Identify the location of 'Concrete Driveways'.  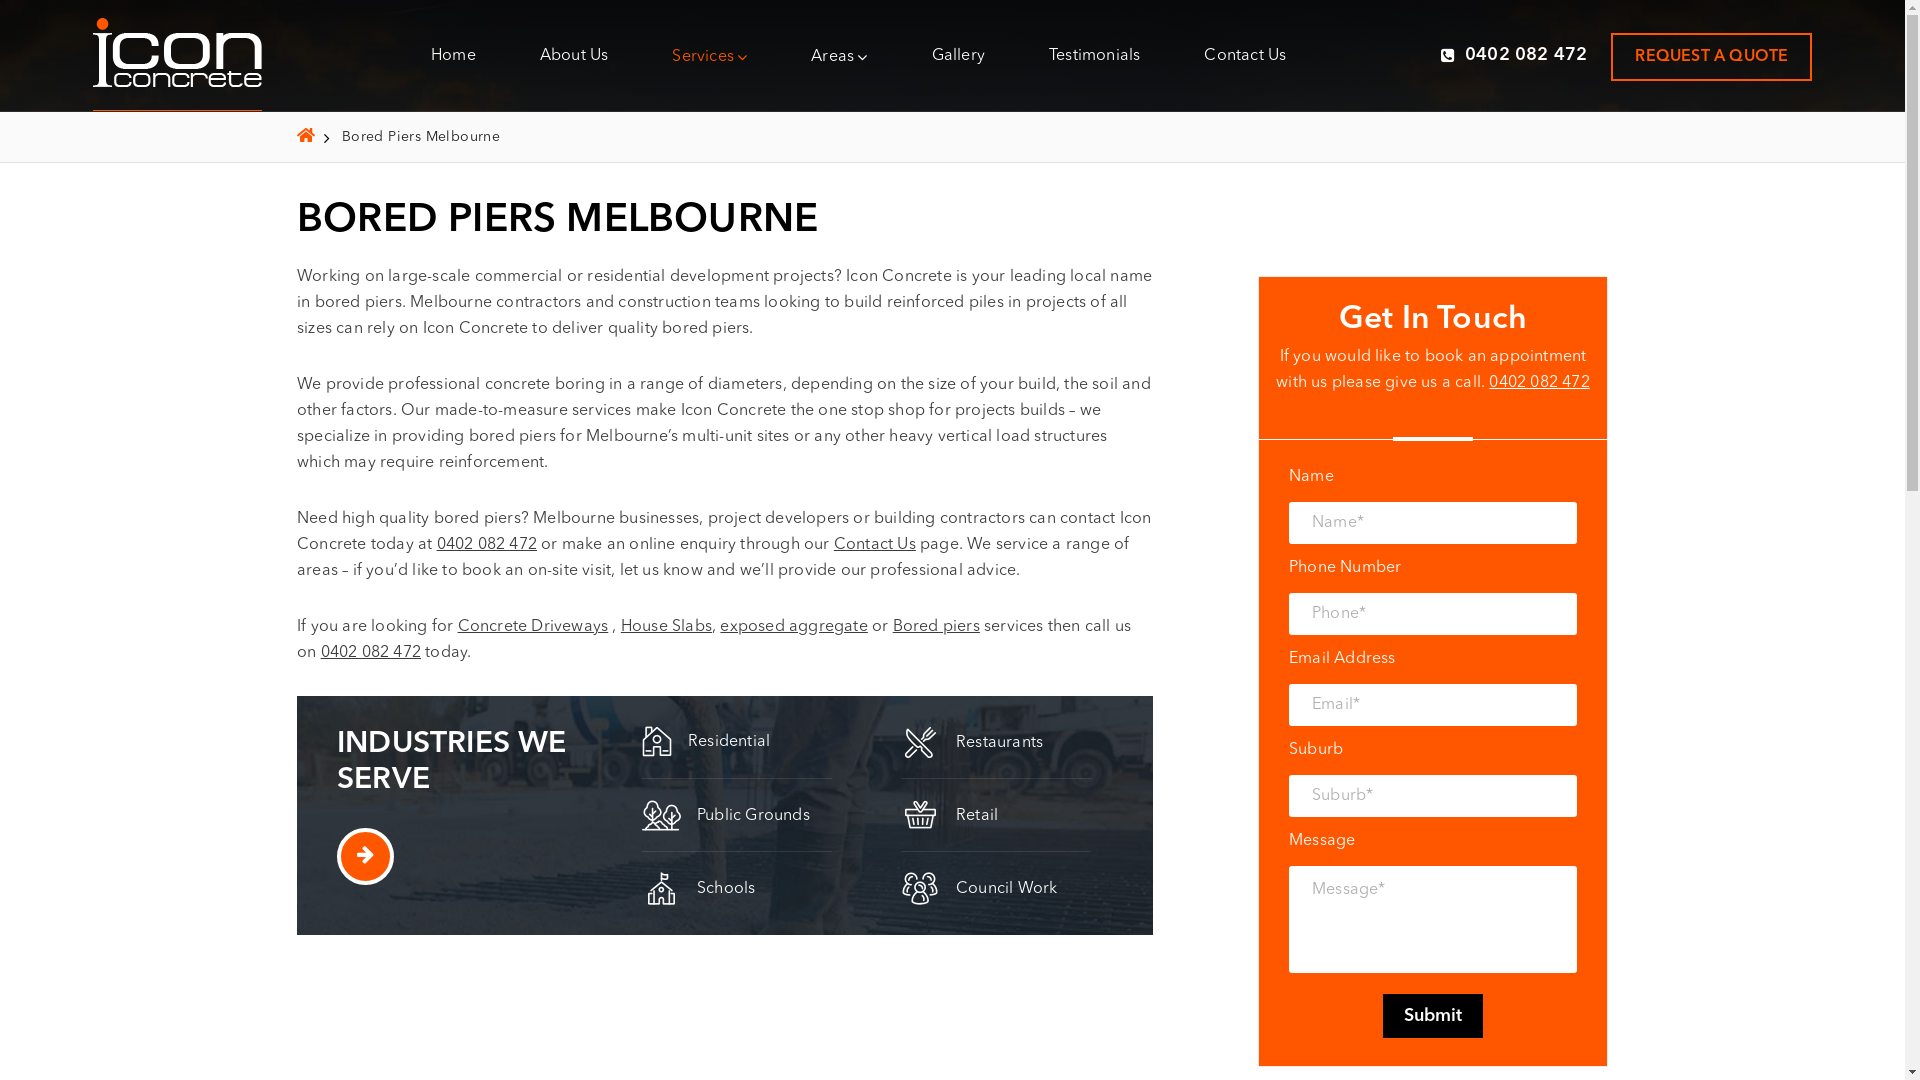
(533, 626).